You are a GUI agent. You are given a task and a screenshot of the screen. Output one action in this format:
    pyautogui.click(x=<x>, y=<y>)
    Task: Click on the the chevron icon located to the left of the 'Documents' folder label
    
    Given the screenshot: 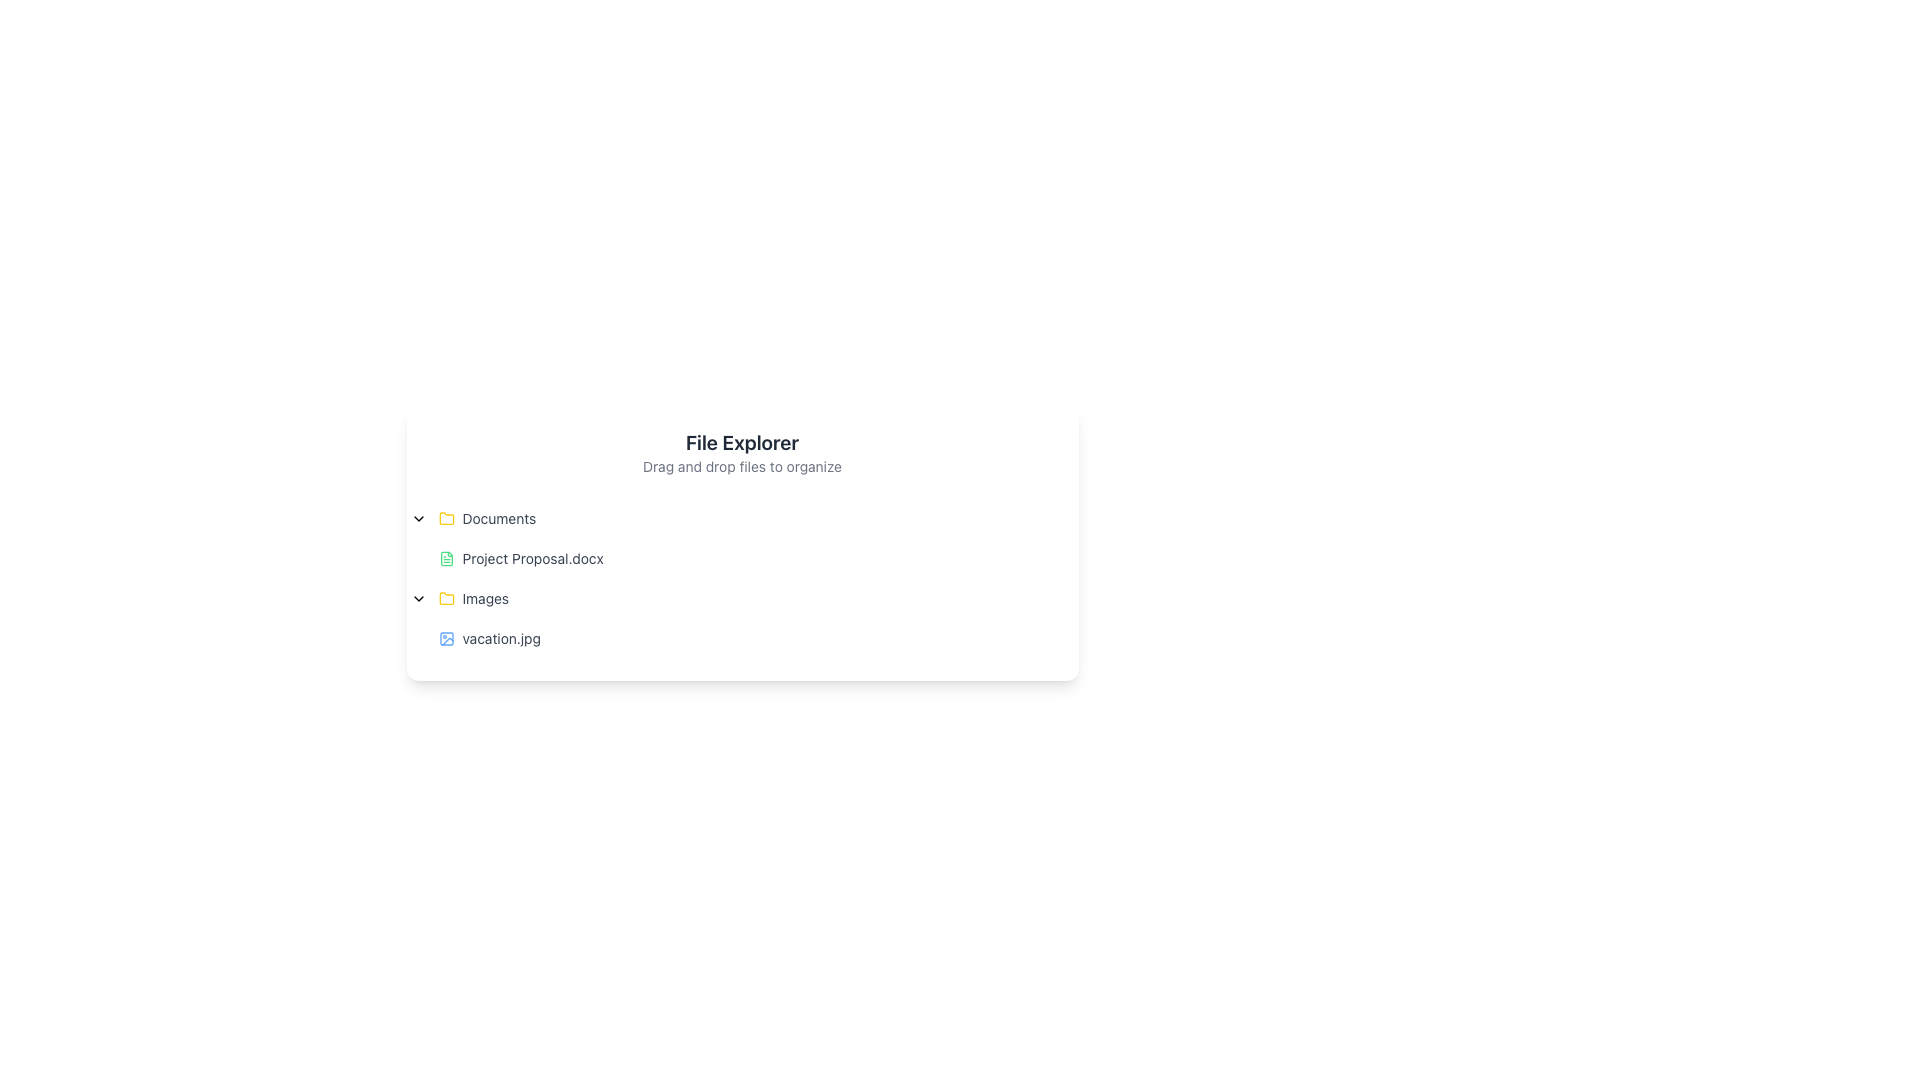 What is the action you would take?
    pyautogui.click(x=417, y=518)
    